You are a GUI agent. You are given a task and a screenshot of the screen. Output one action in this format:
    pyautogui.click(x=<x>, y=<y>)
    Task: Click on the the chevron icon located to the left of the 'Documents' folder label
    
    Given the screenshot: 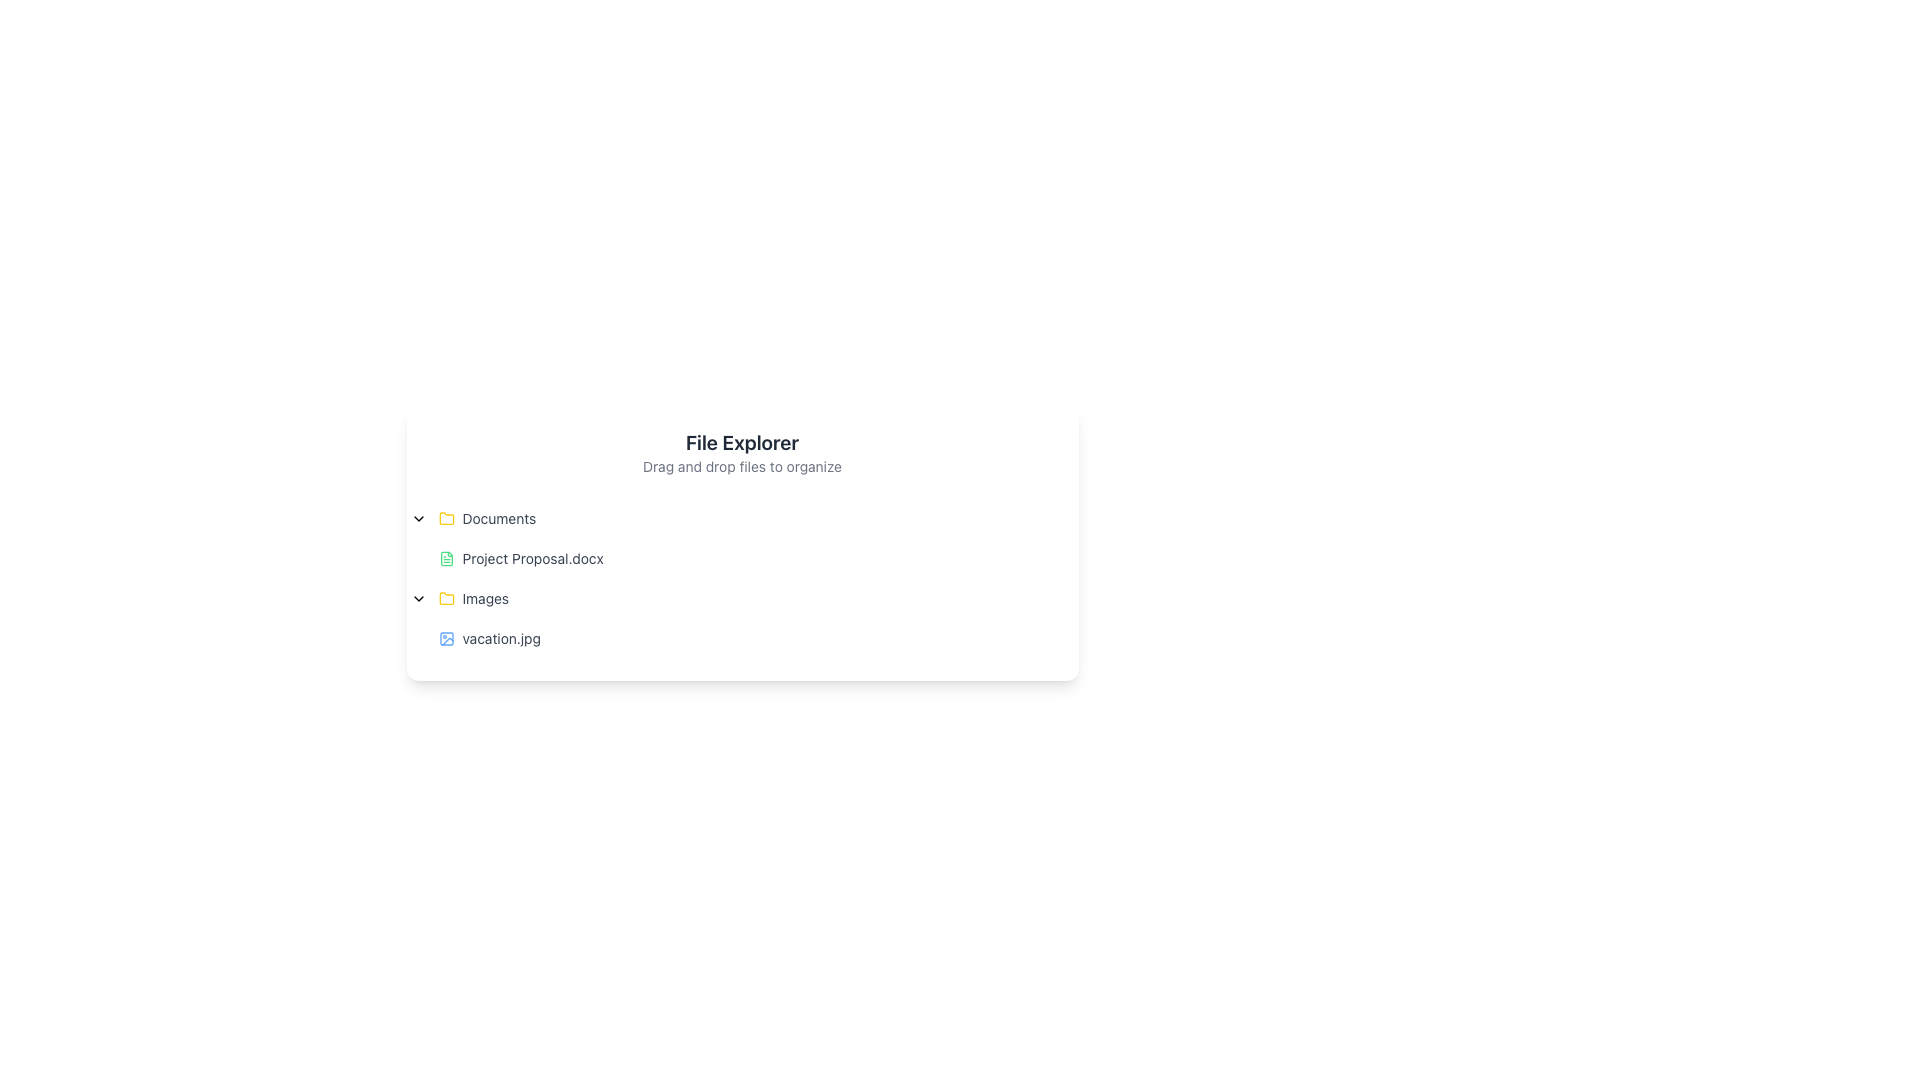 What is the action you would take?
    pyautogui.click(x=417, y=518)
    